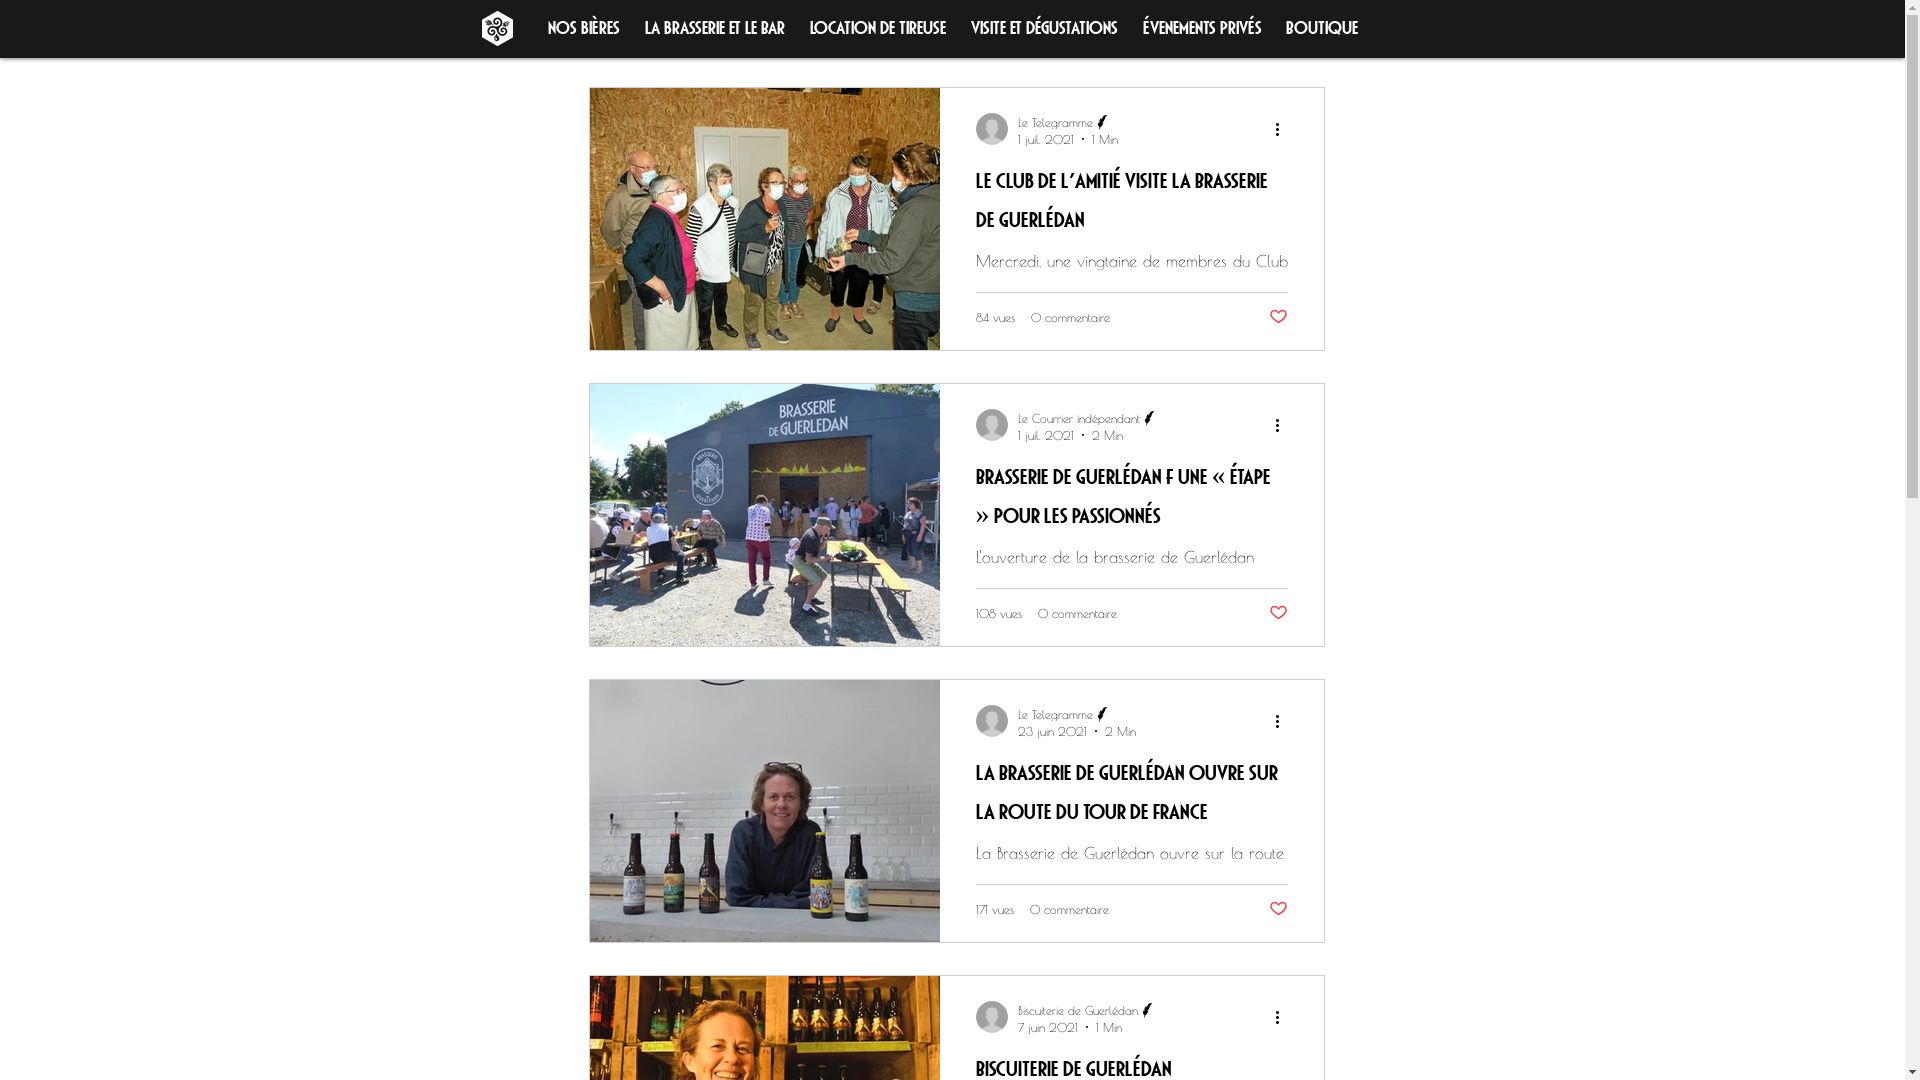 This screenshot has height=1080, width=1920. I want to click on 'Vous n'aimez plus ce post', so click(1276, 315).